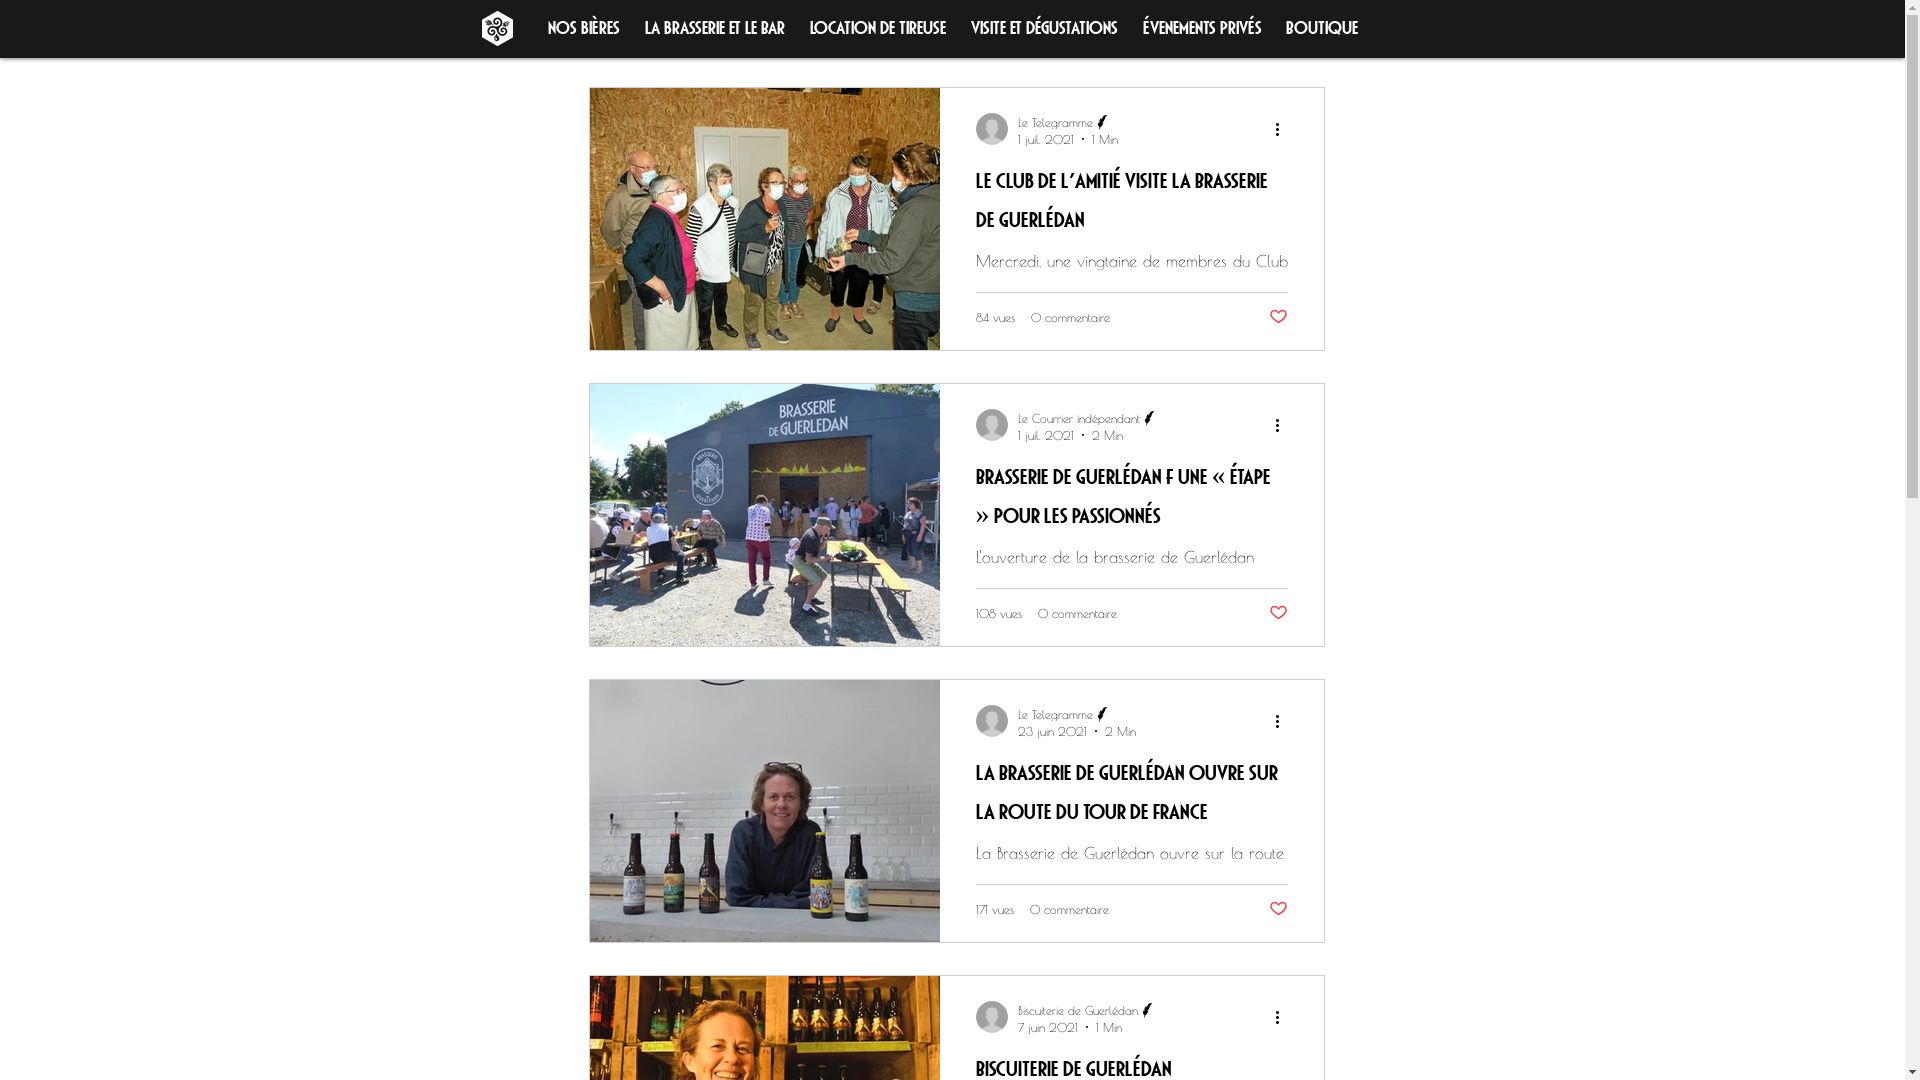 This screenshot has height=1080, width=1920. I want to click on 'Vous n'aimez plus ce post', so click(1276, 315).